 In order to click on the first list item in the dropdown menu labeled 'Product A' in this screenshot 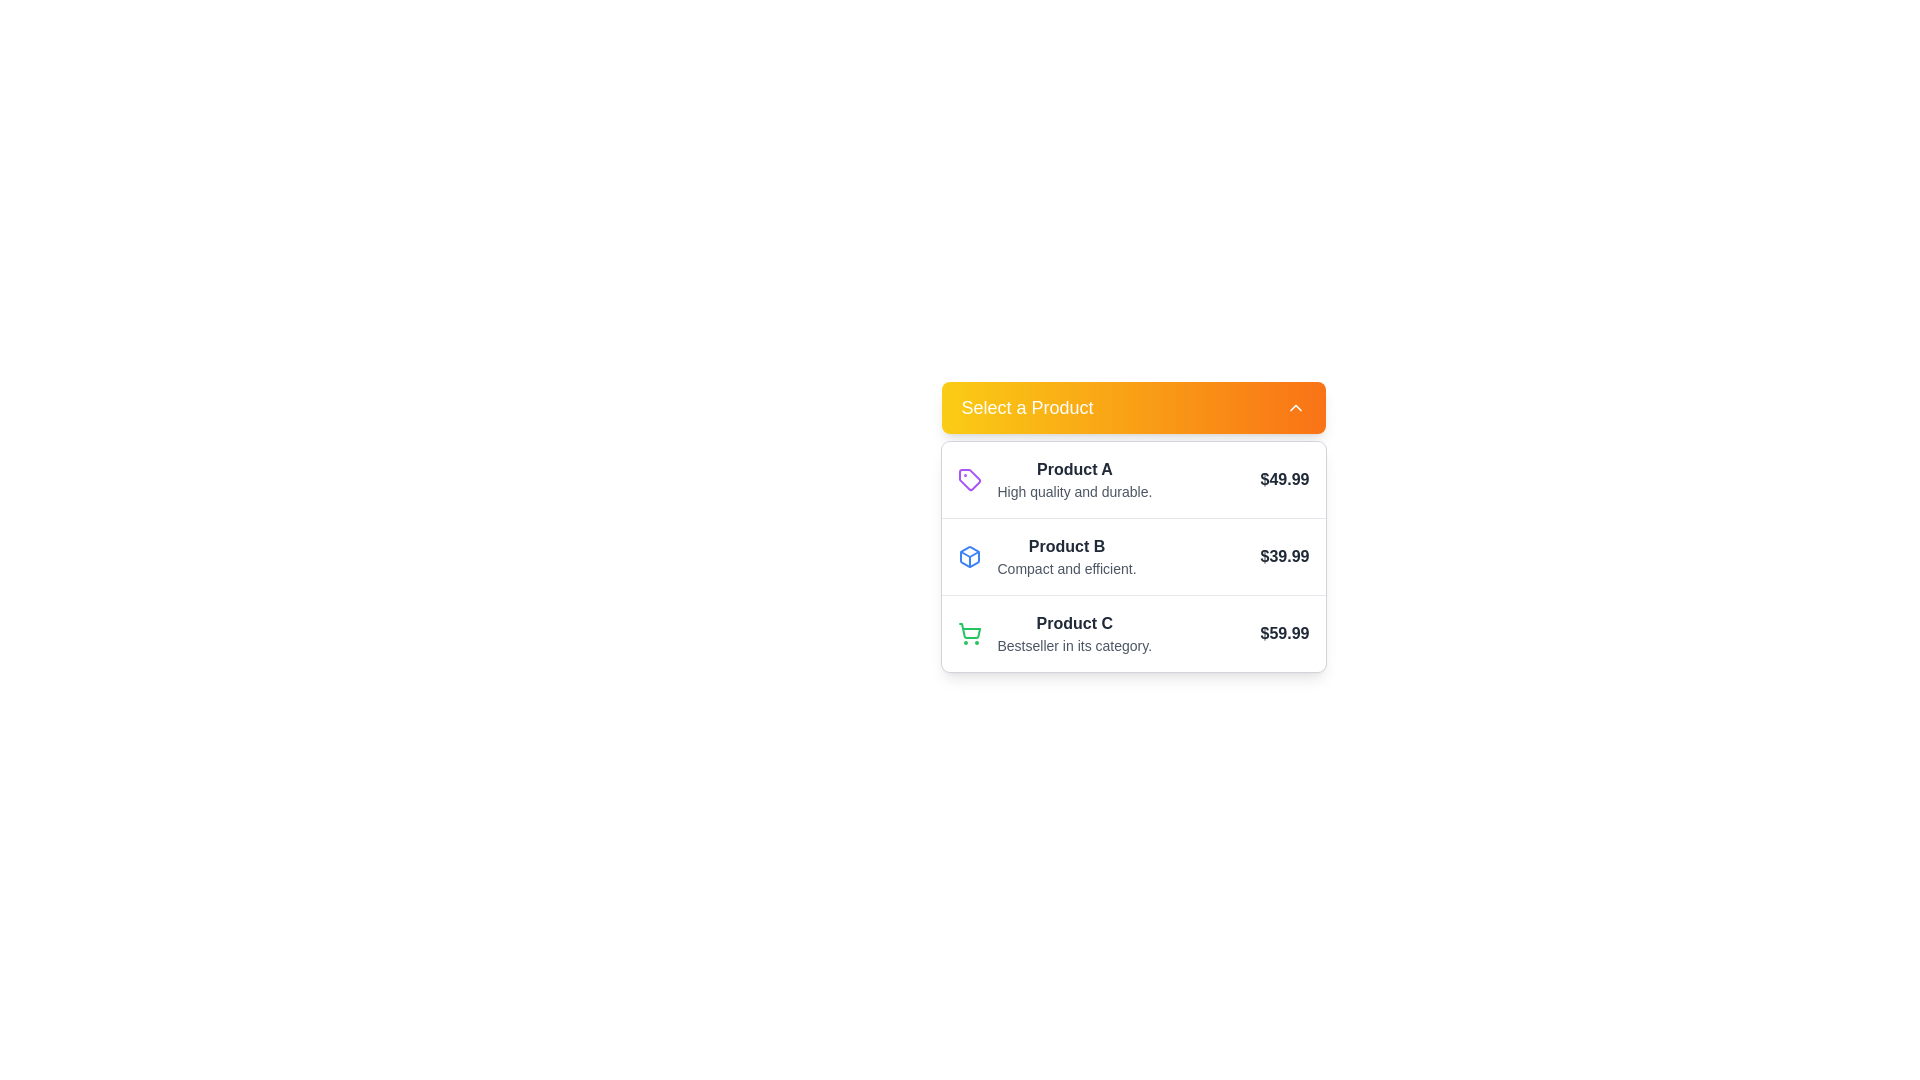, I will do `click(1133, 479)`.